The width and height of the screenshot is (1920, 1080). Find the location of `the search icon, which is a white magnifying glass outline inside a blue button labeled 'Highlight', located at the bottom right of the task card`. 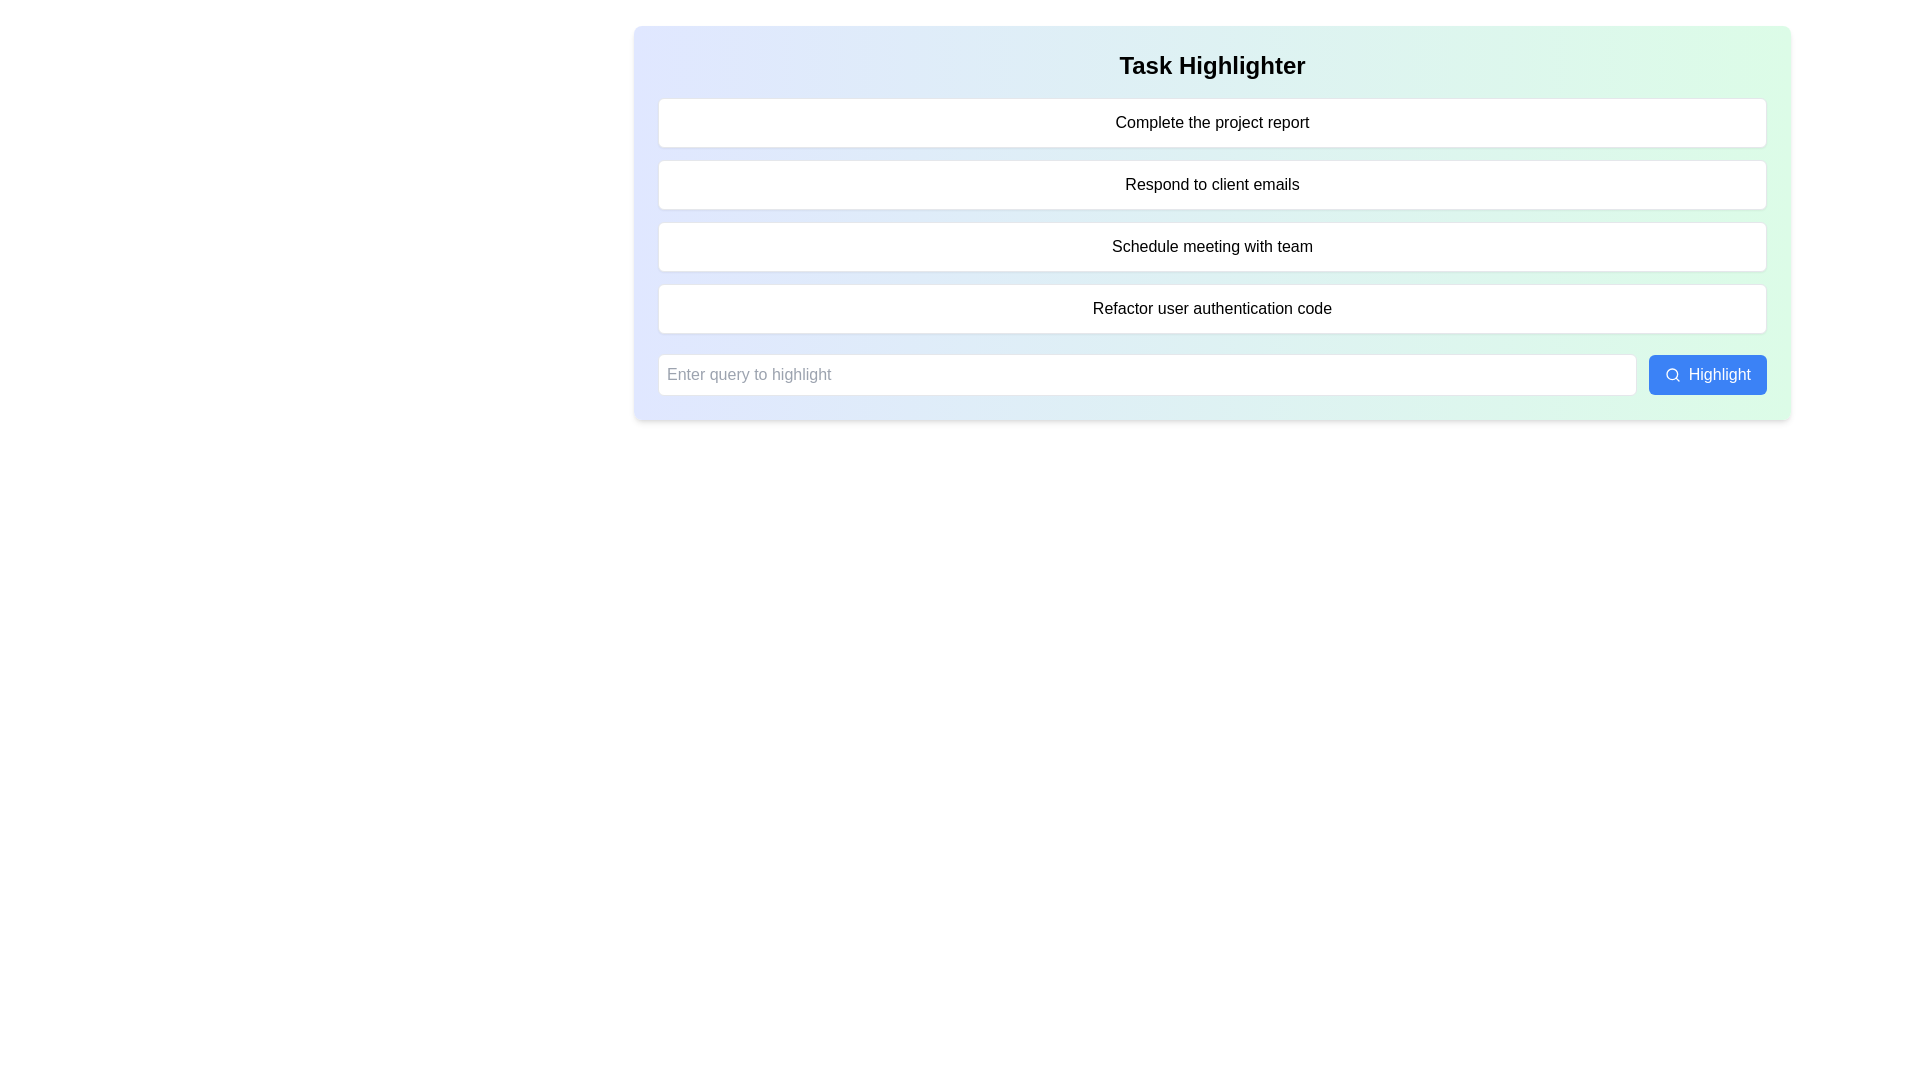

the search icon, which is a white magnifying glass outline inside a blue button labeled 'Highlight', located at the bottom right of the task card is located at coordinates (1672, 374).